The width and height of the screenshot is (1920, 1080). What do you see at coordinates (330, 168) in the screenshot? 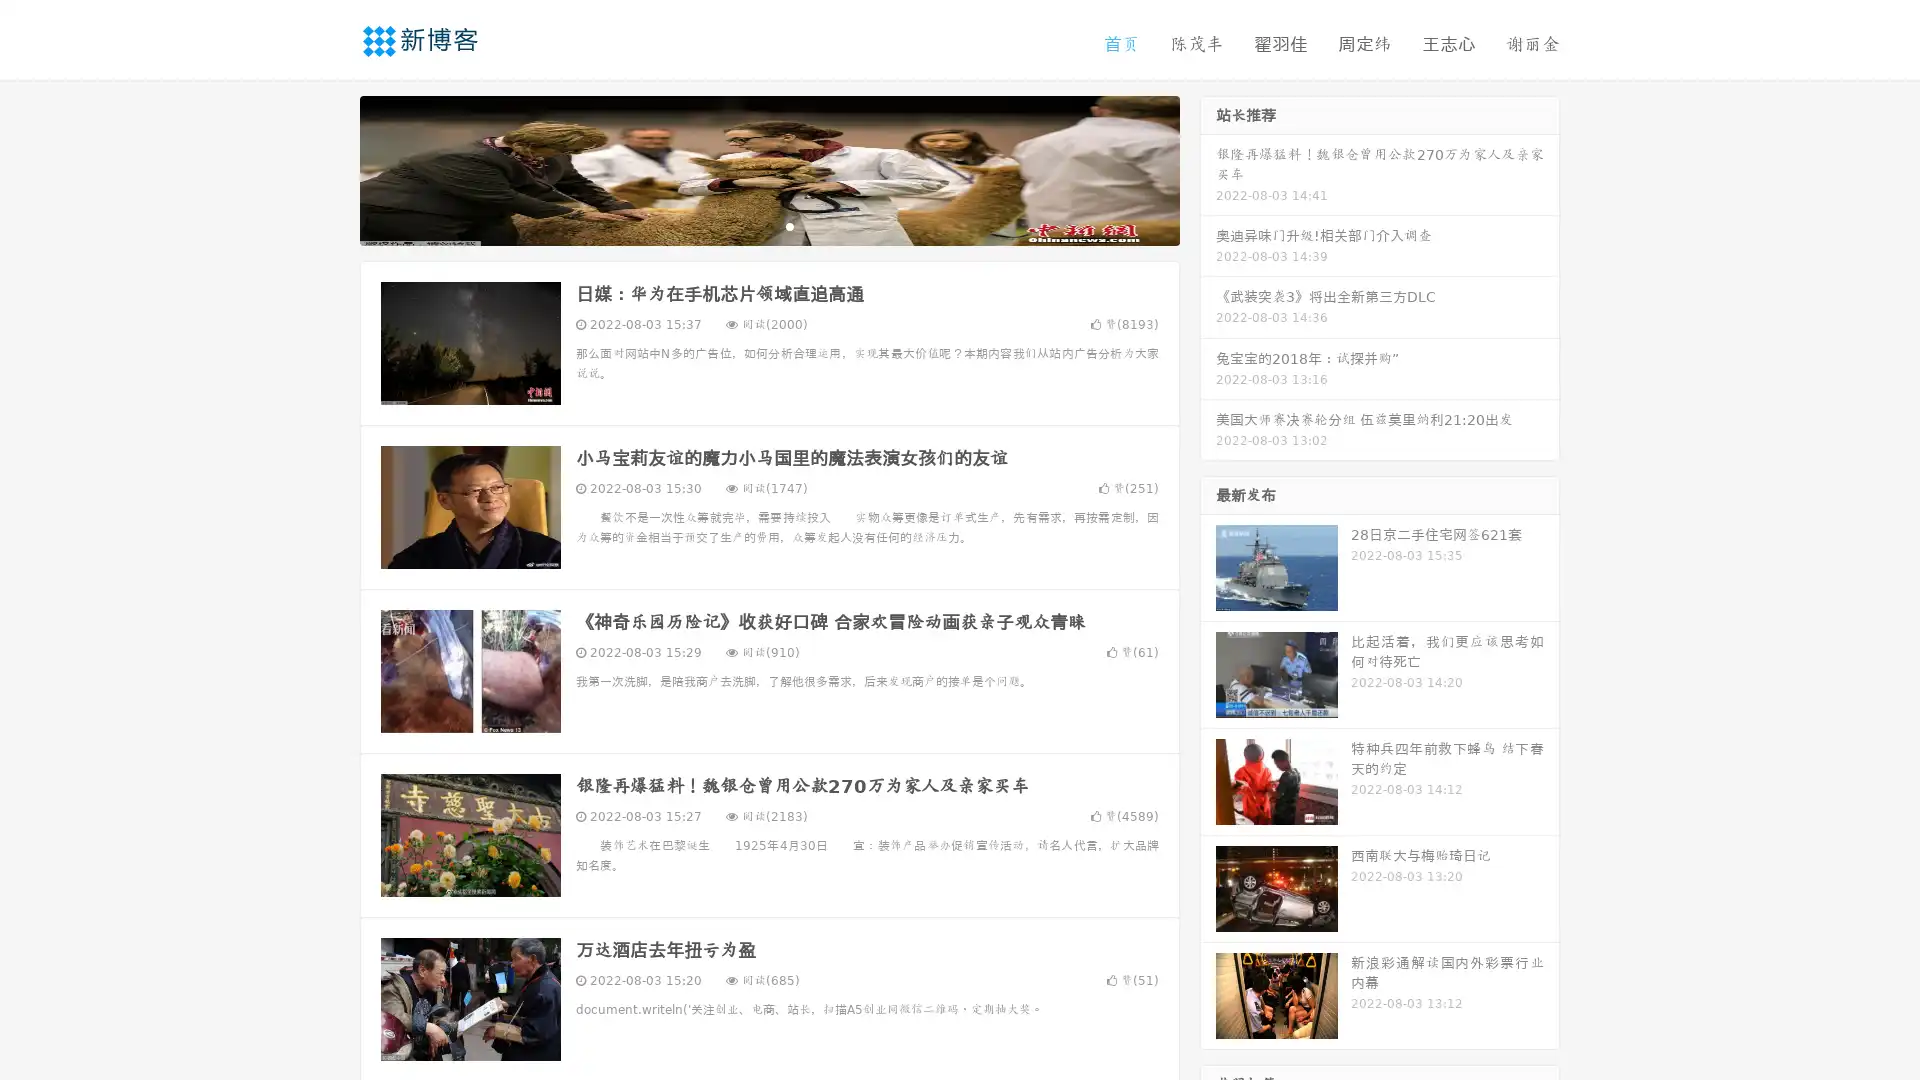
I see `Previous slide` at bounding box center [330, 168].